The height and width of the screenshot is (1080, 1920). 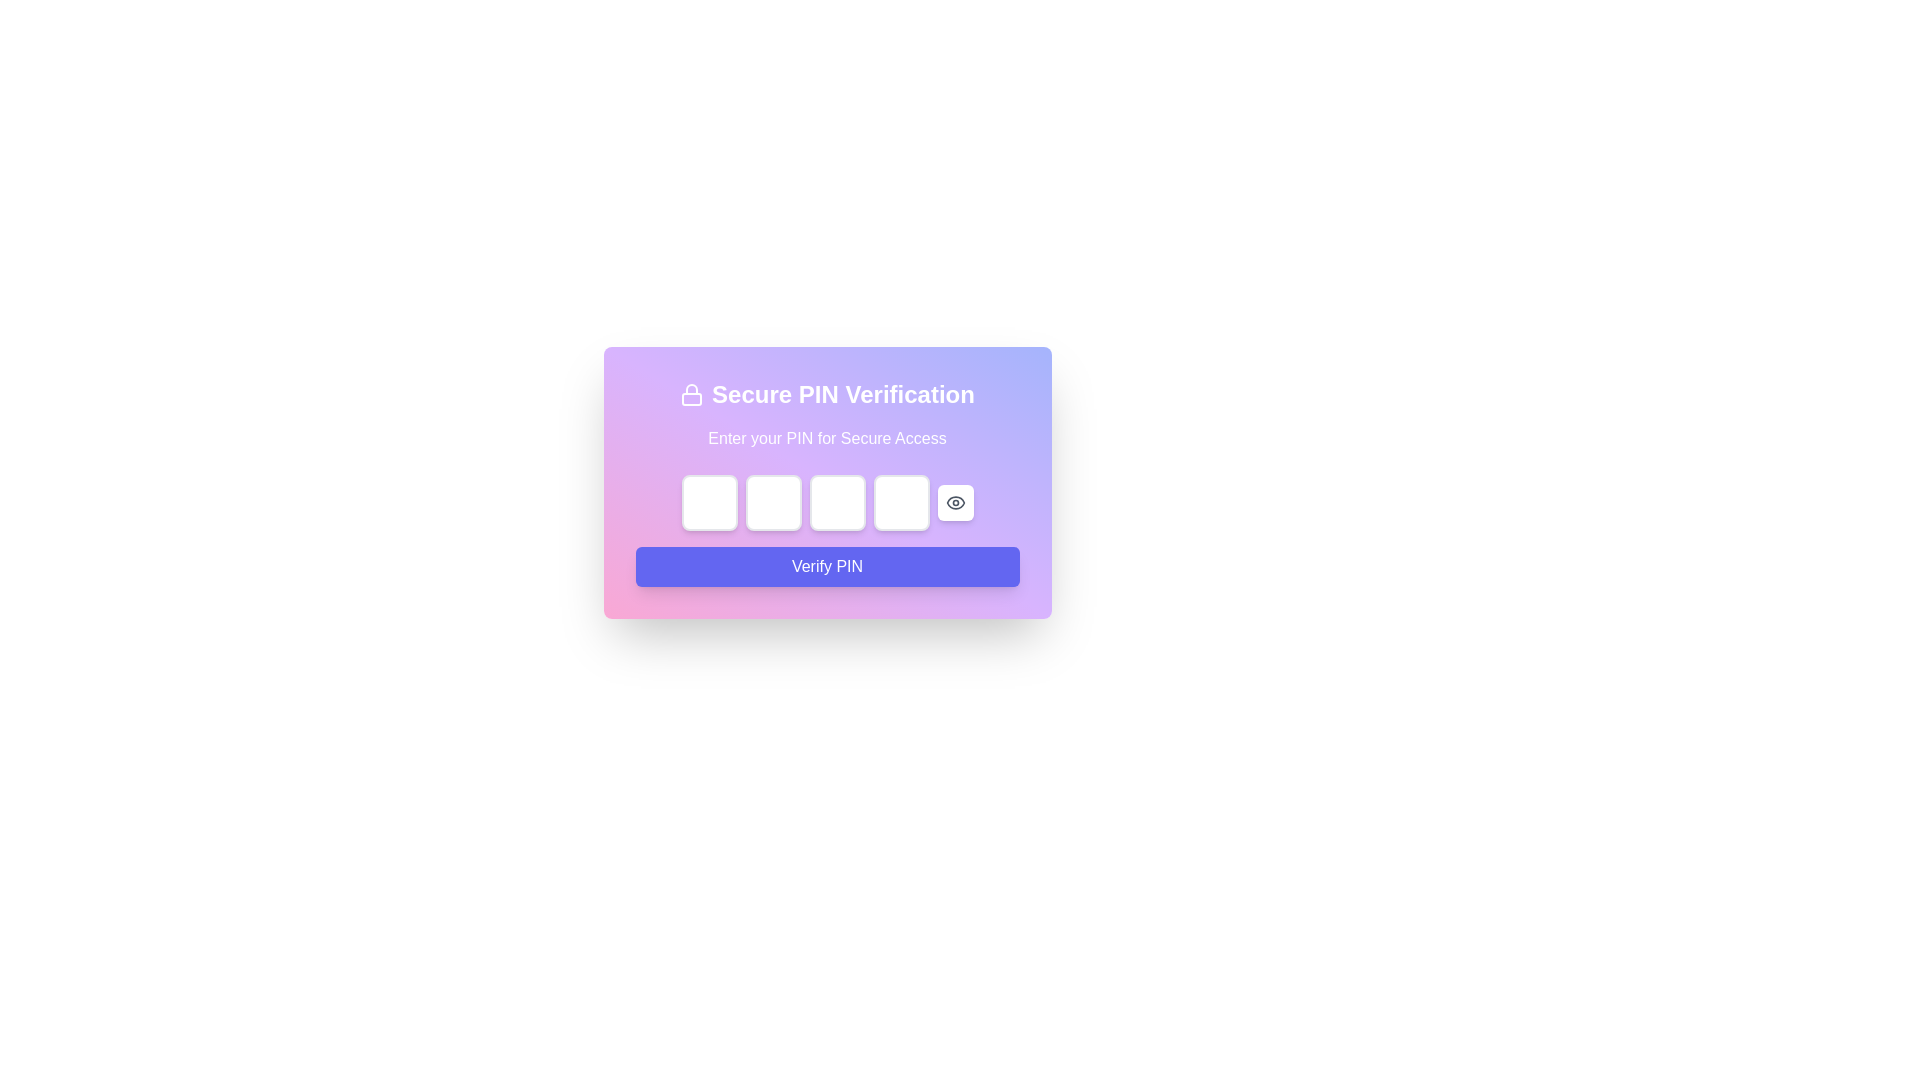 What do you see at coordinates (692, 394) in the screenshot?
I see `the Decorative lock icon located to the left of the 'Secure PIN Verification' title text` at bounding box center [692, 394].